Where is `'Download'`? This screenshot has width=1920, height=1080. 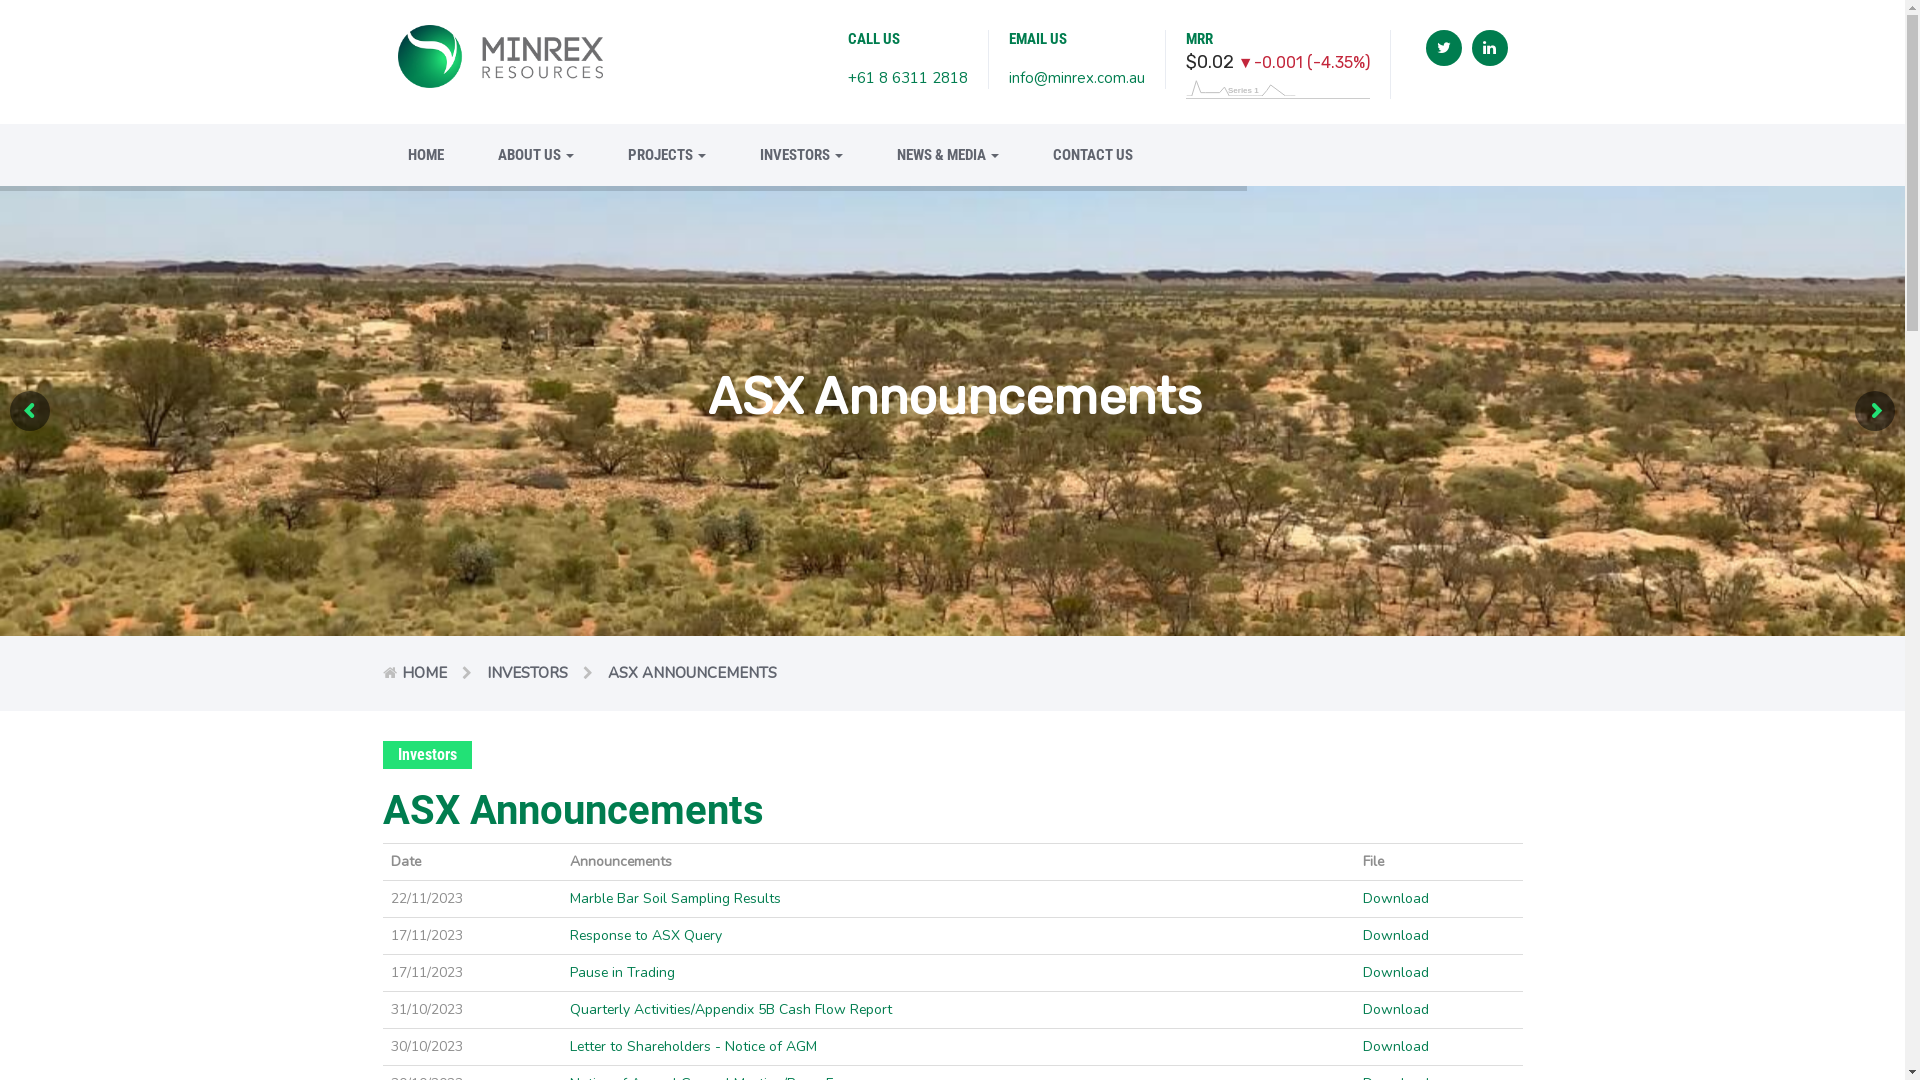 'Download' is located at coordinates (1395, 971).